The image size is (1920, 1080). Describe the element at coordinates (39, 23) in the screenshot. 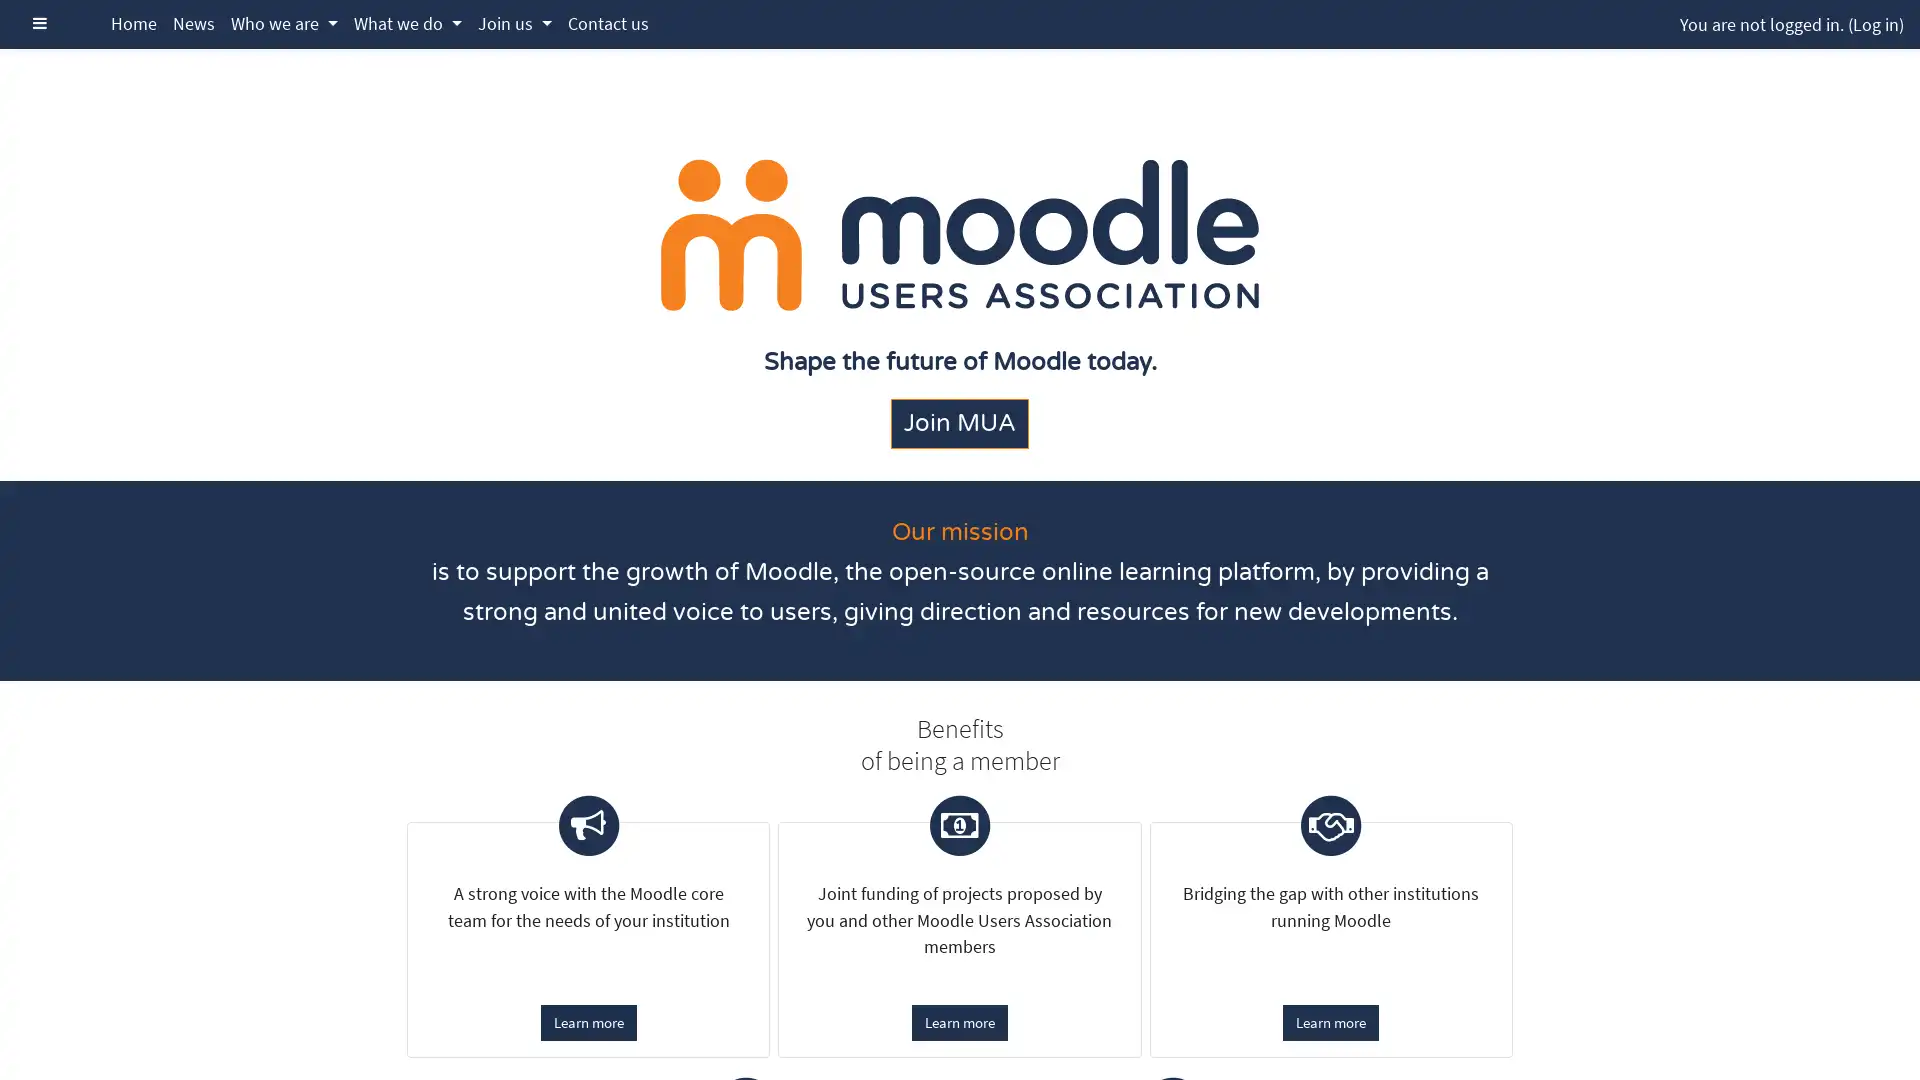

I see `Side panel` at that location.